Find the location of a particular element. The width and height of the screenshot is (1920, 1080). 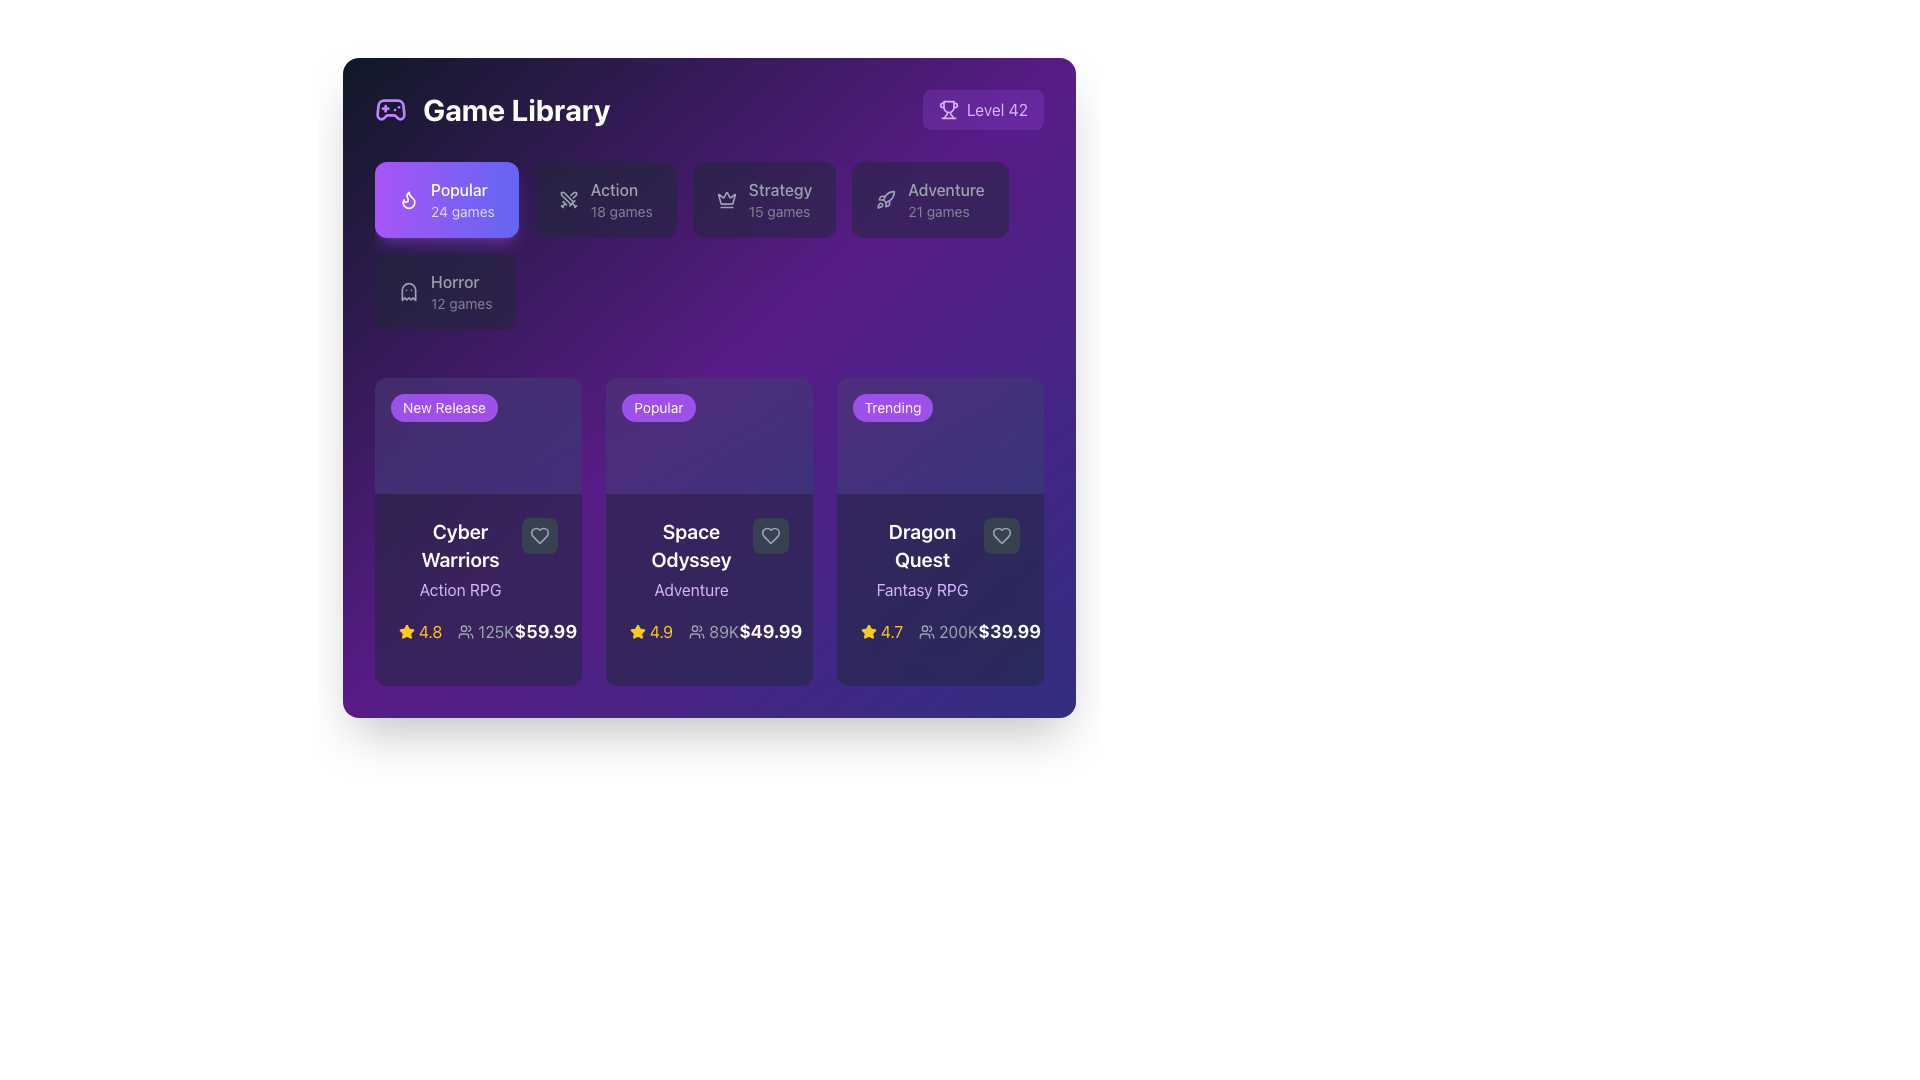

the star icon that has a yellow fill and is located next to the rating number '4.9' in the second card of the horizontal layout is located at coordinates (637, 632).